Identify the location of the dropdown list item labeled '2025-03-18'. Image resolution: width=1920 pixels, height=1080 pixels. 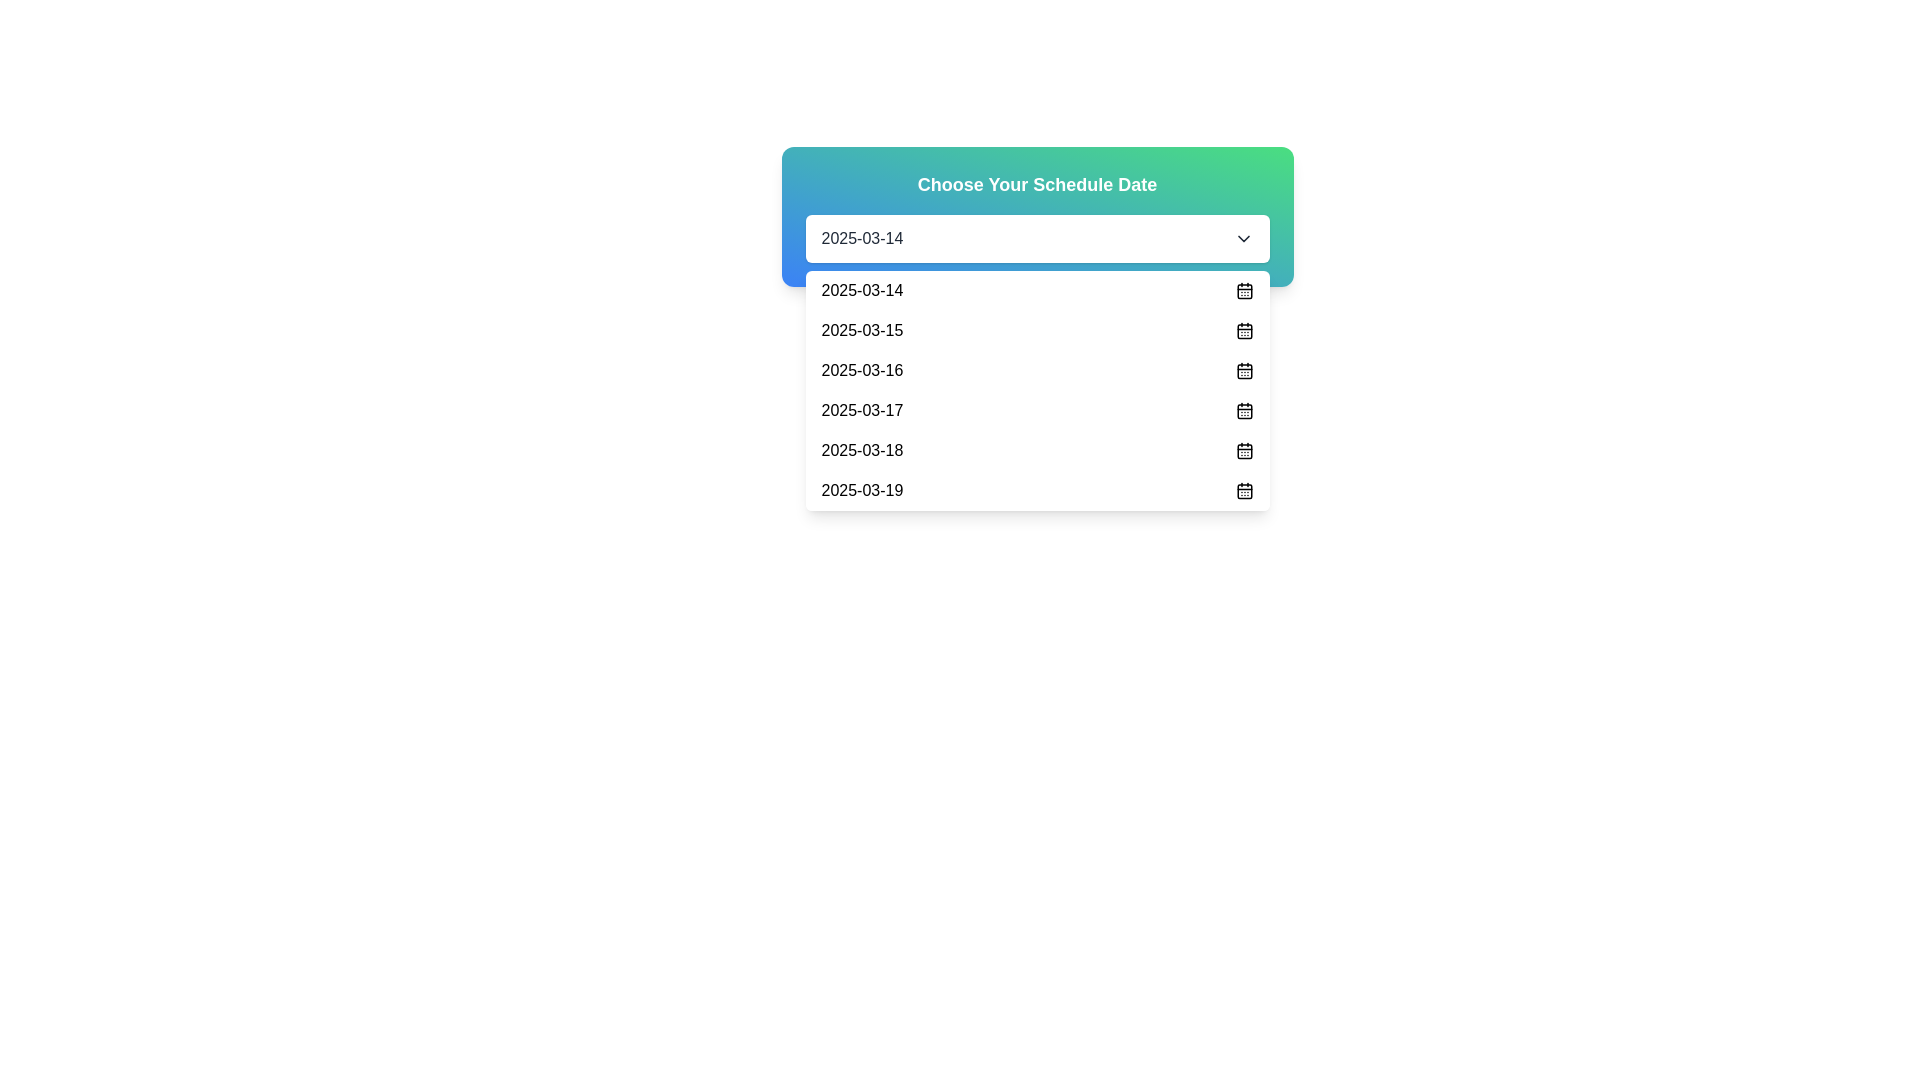
(1037, 451).